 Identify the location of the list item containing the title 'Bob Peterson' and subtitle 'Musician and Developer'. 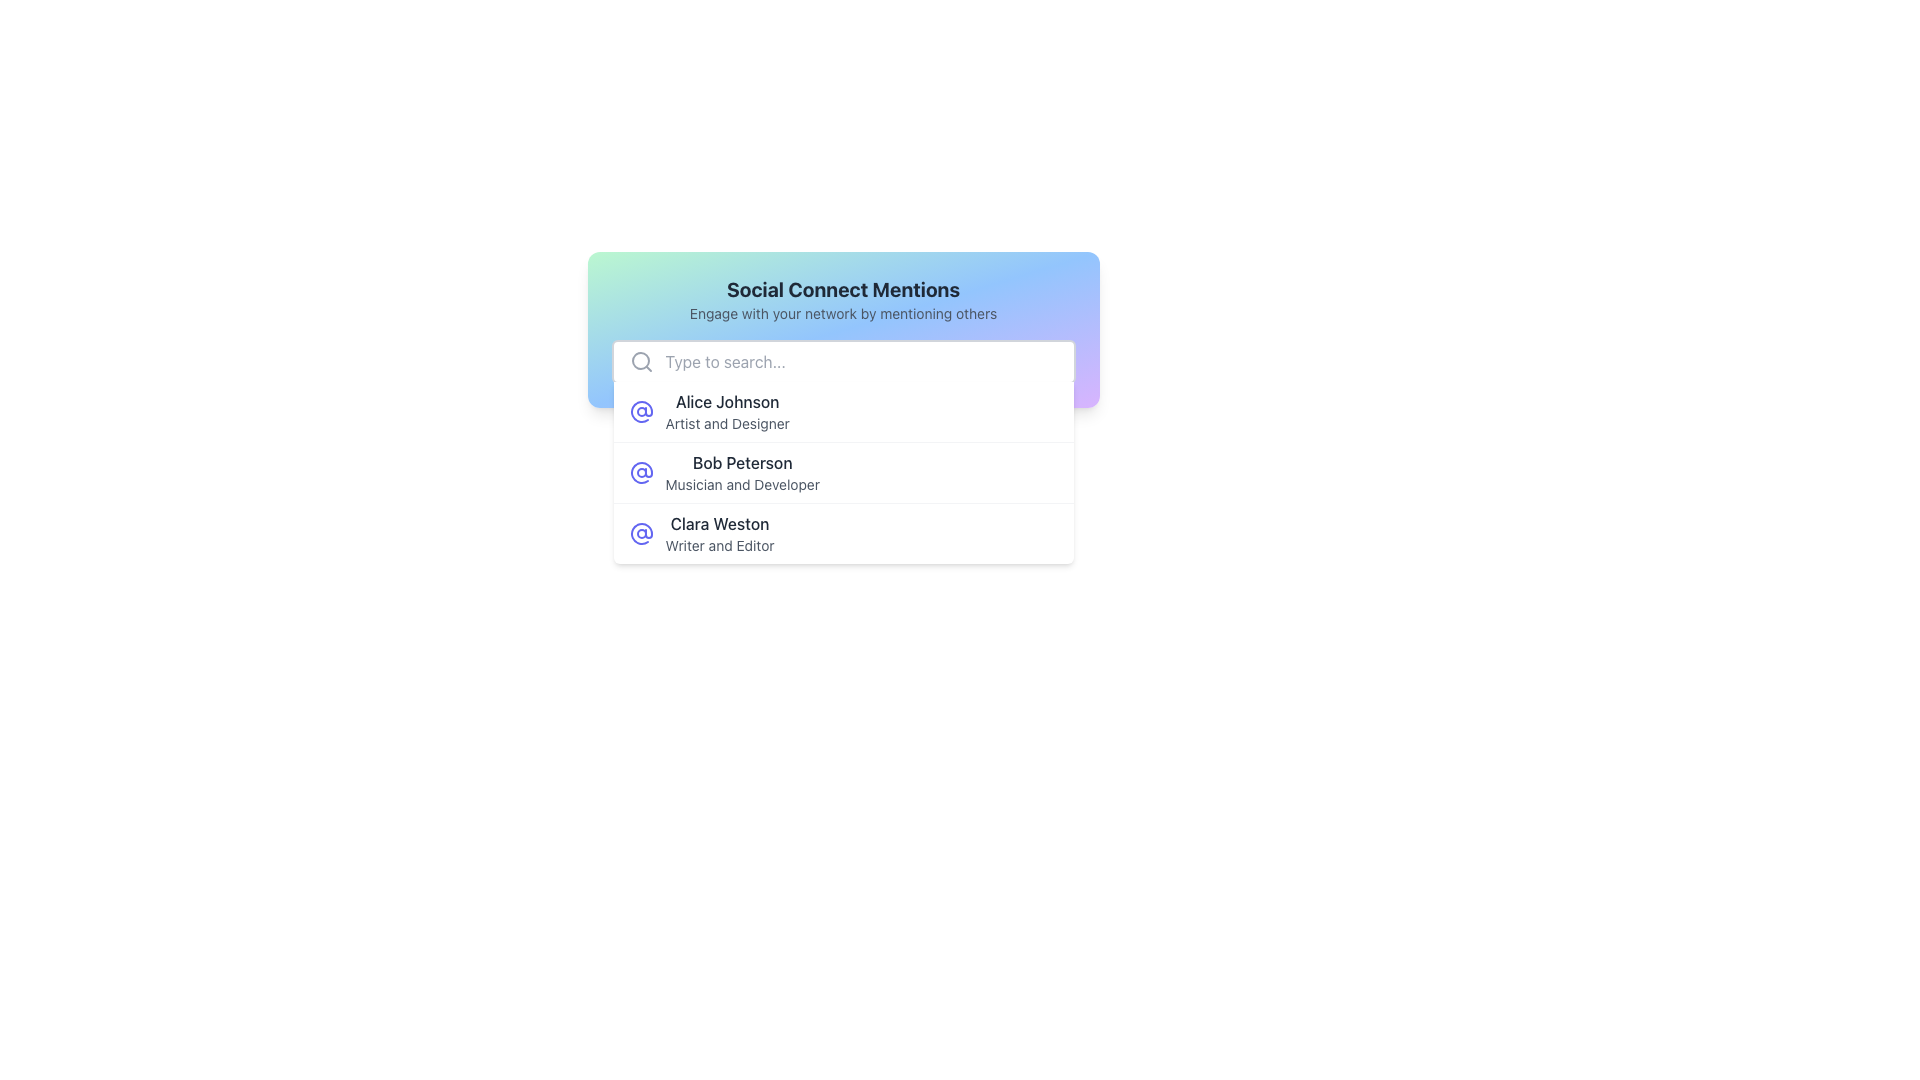
(843, 473).